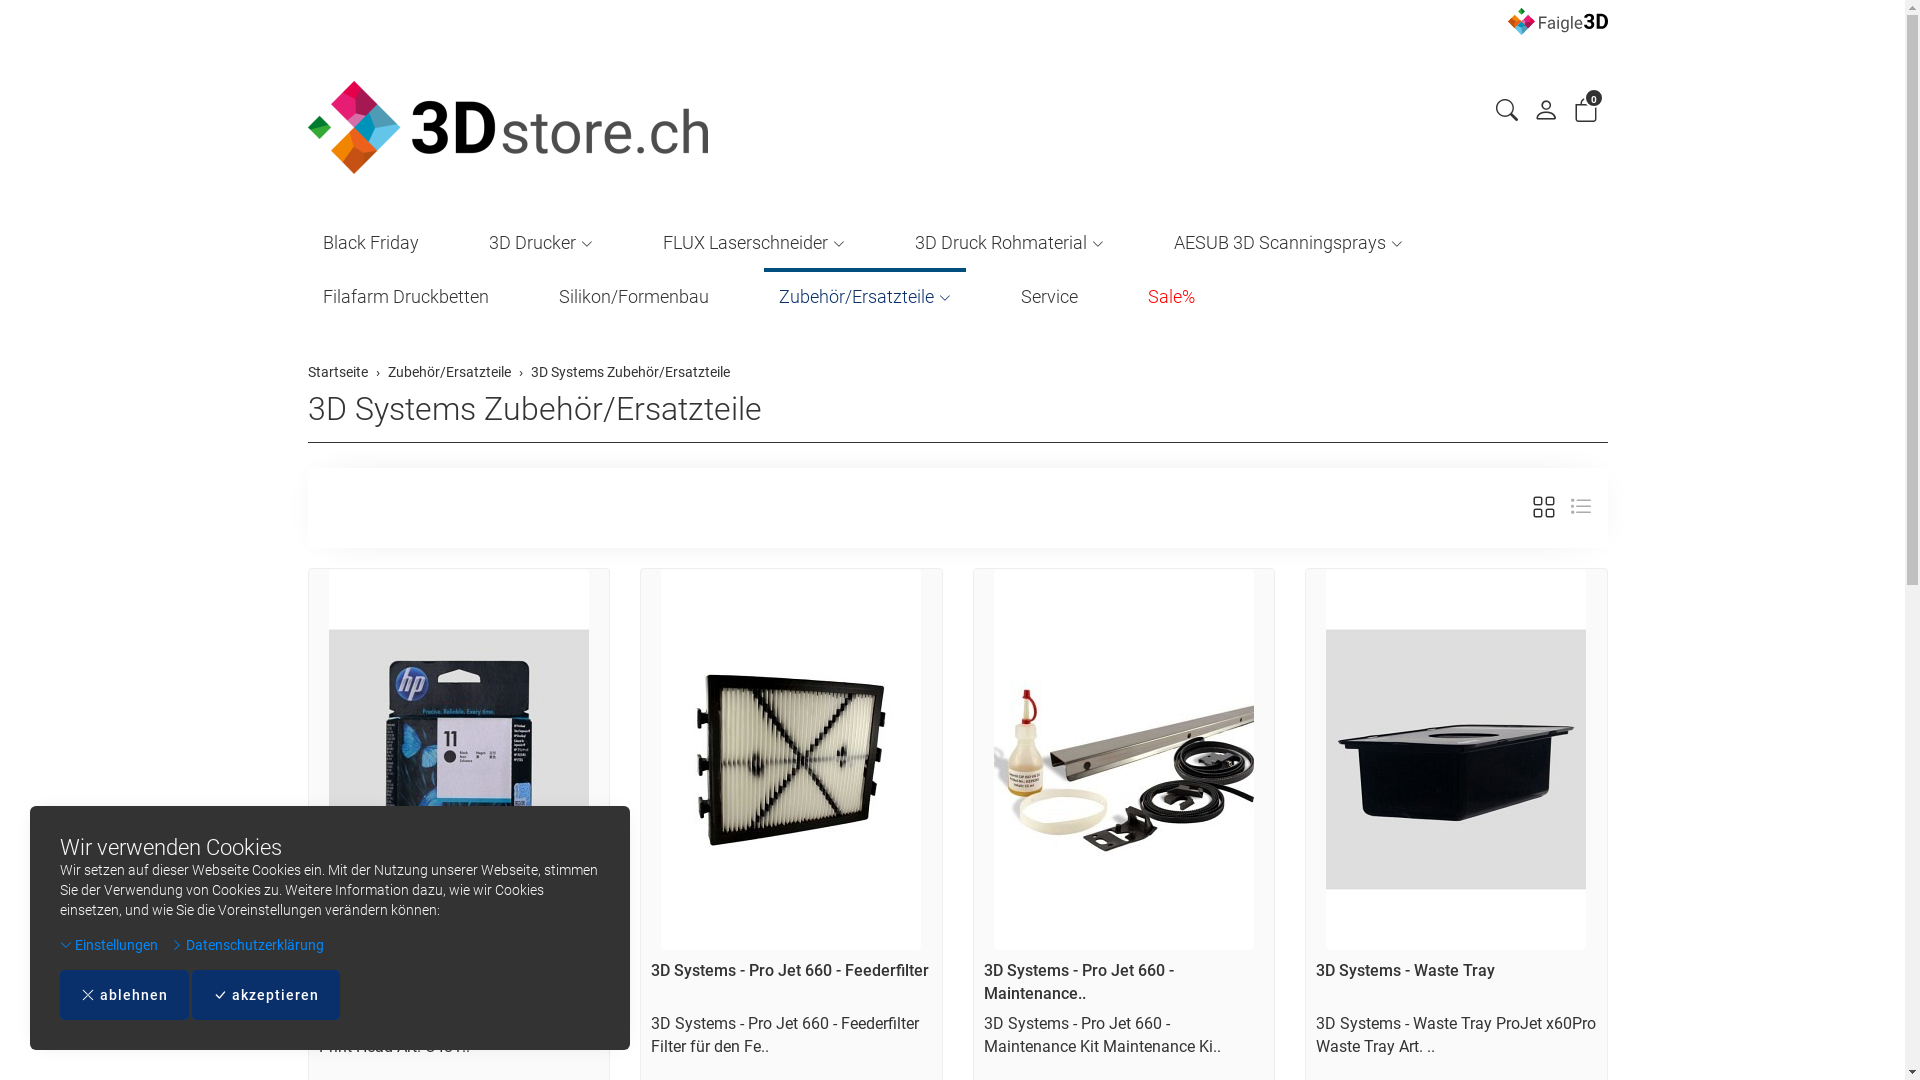 This screenshot has height=1080, width=1920. I want to click on 'ablehnen', so click(123, 995).